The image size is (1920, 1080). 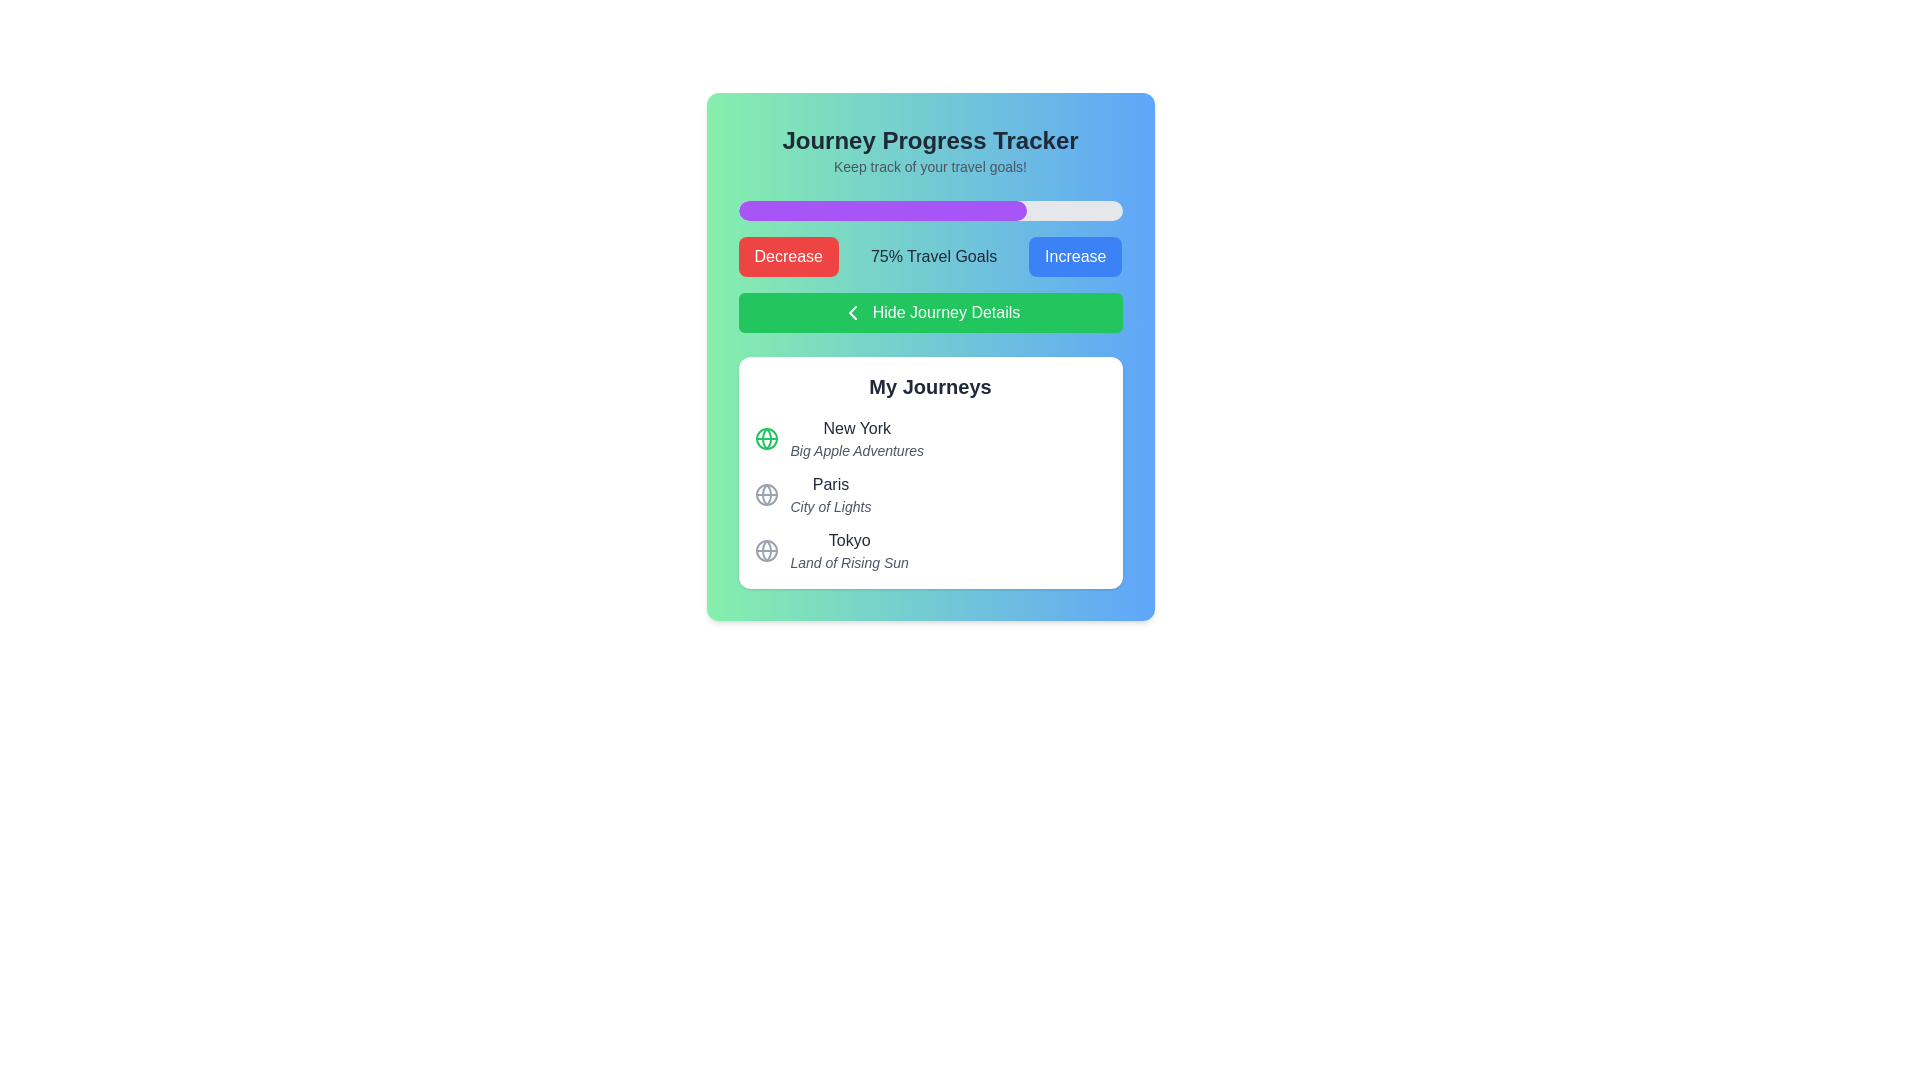 I want to click on the increase button associated with the '75% Travel Goals' label, so click(x=1074, y=256).